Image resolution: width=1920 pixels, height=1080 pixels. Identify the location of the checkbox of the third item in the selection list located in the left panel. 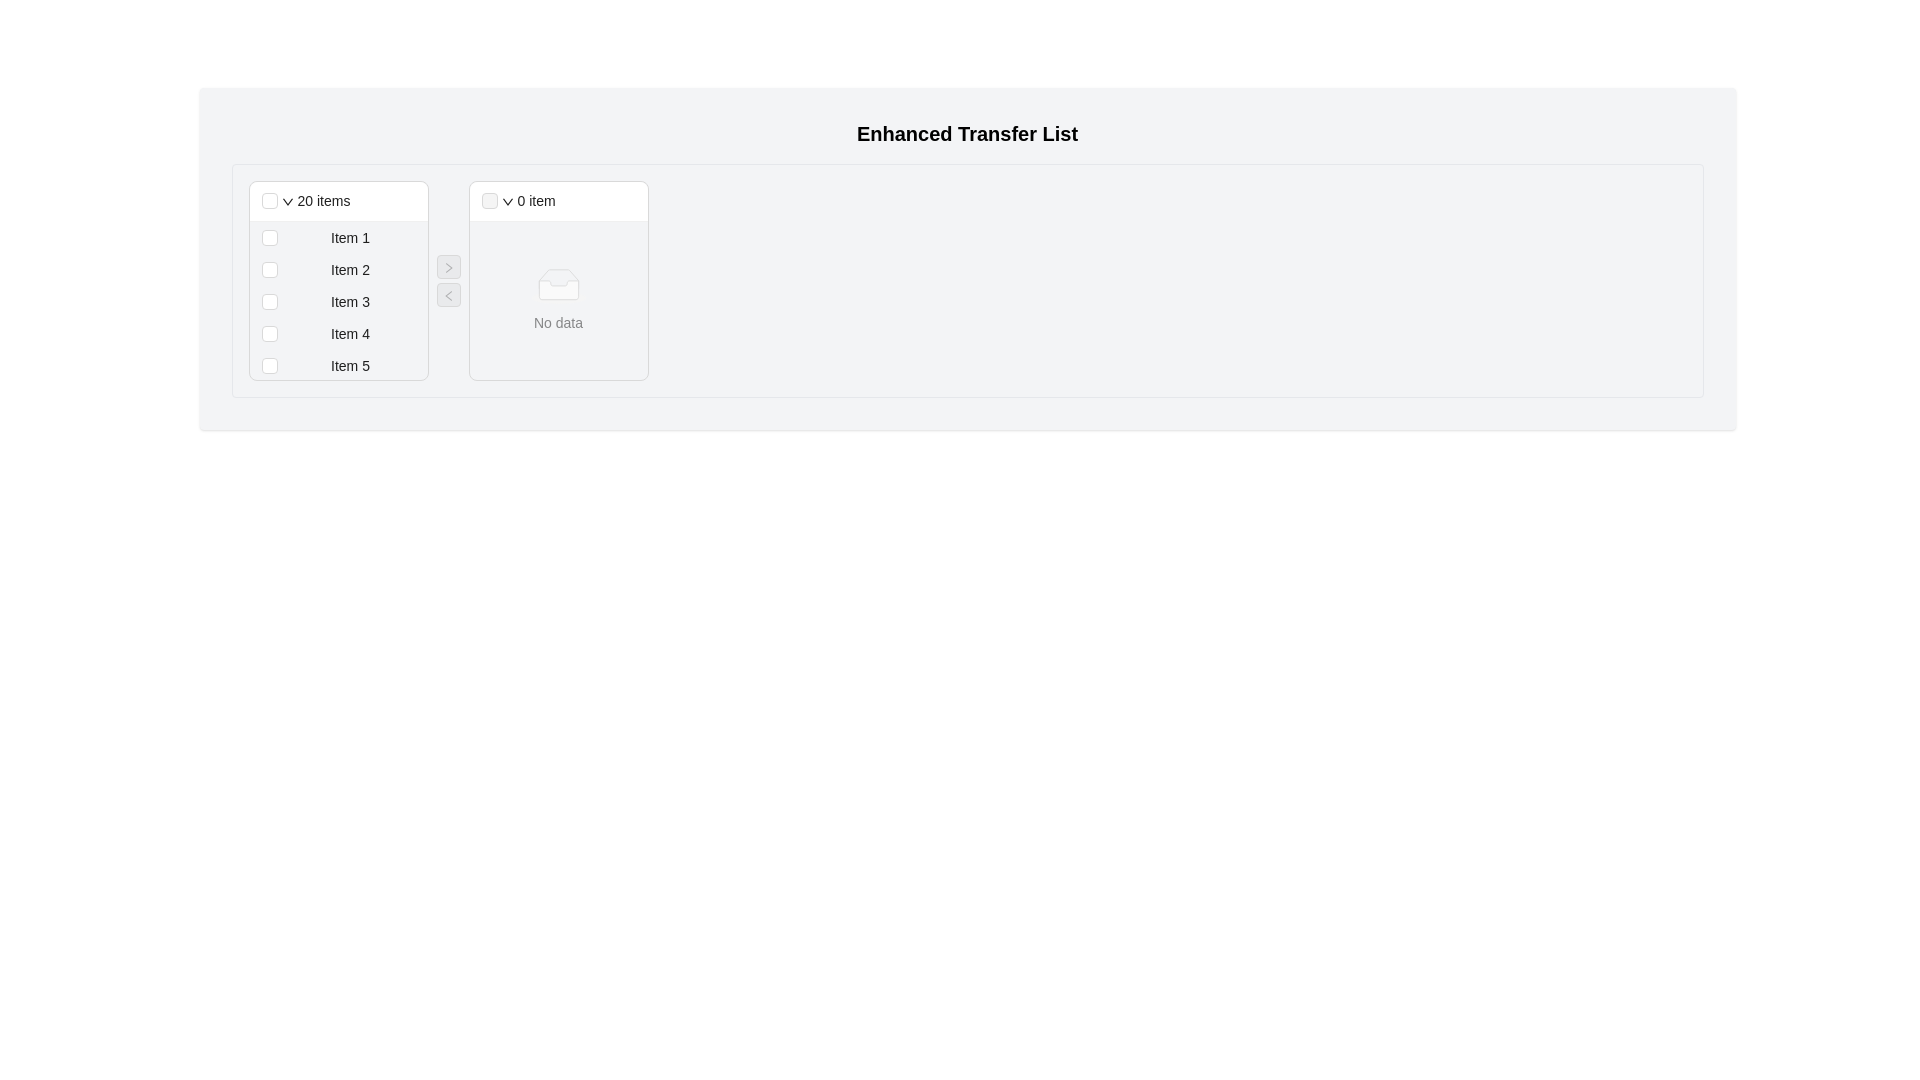
(338, 301).